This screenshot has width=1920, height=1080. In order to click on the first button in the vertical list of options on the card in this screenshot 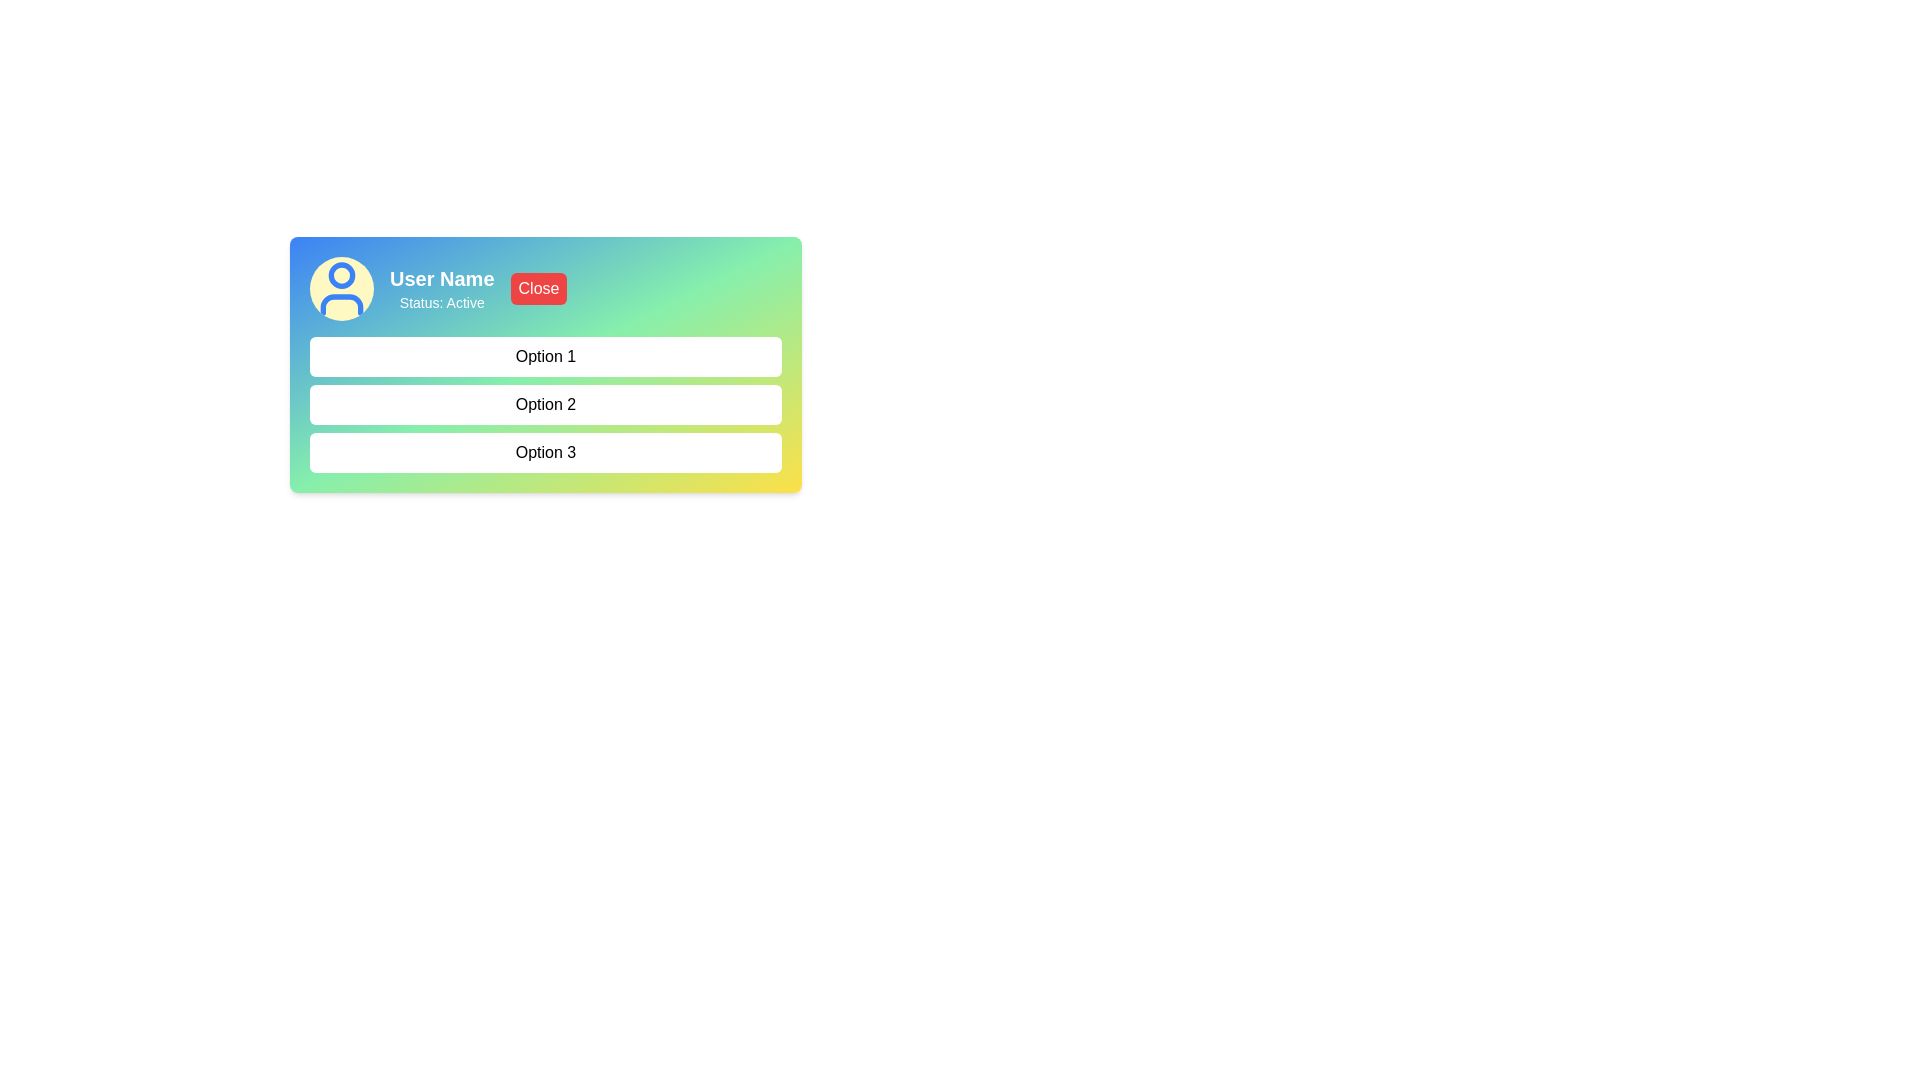, I will do `click(546, 365)`.